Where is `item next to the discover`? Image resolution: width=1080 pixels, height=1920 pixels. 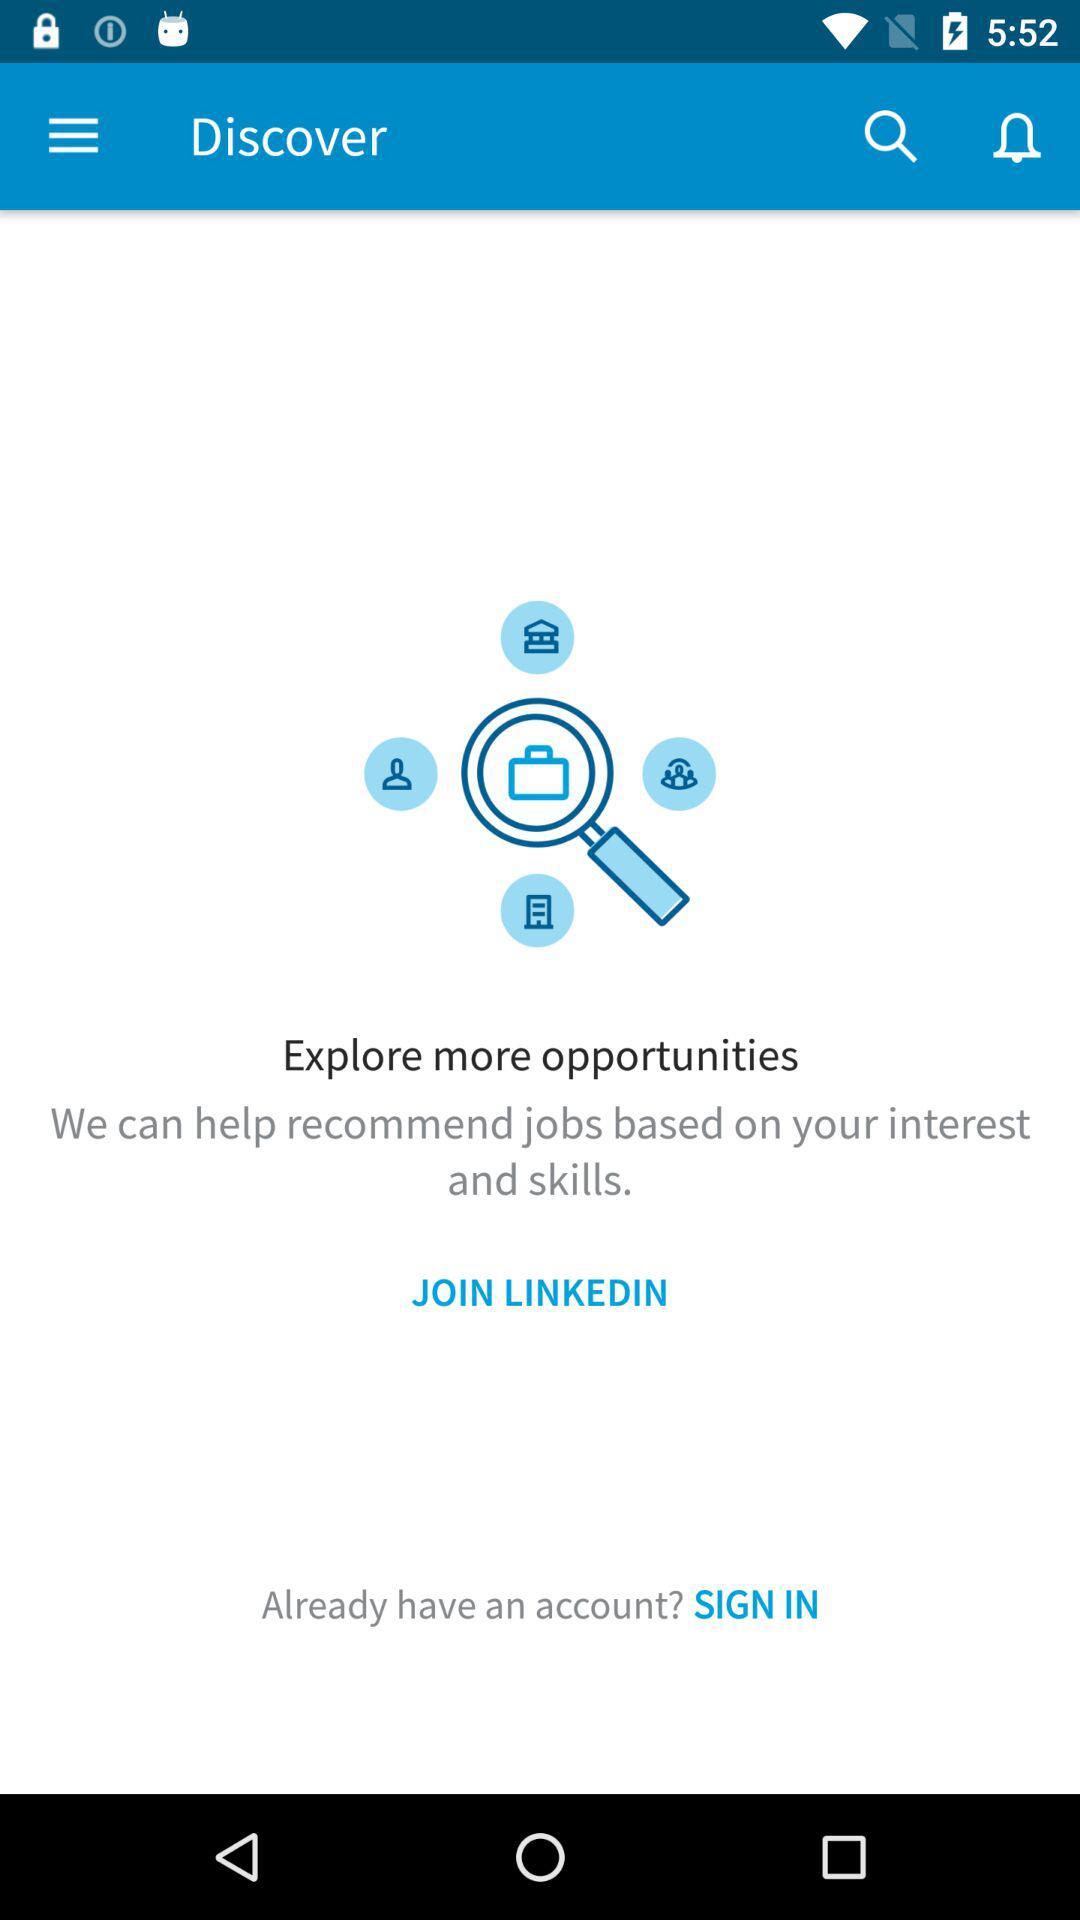 item next to the discover is located at coordinates (72, 135).